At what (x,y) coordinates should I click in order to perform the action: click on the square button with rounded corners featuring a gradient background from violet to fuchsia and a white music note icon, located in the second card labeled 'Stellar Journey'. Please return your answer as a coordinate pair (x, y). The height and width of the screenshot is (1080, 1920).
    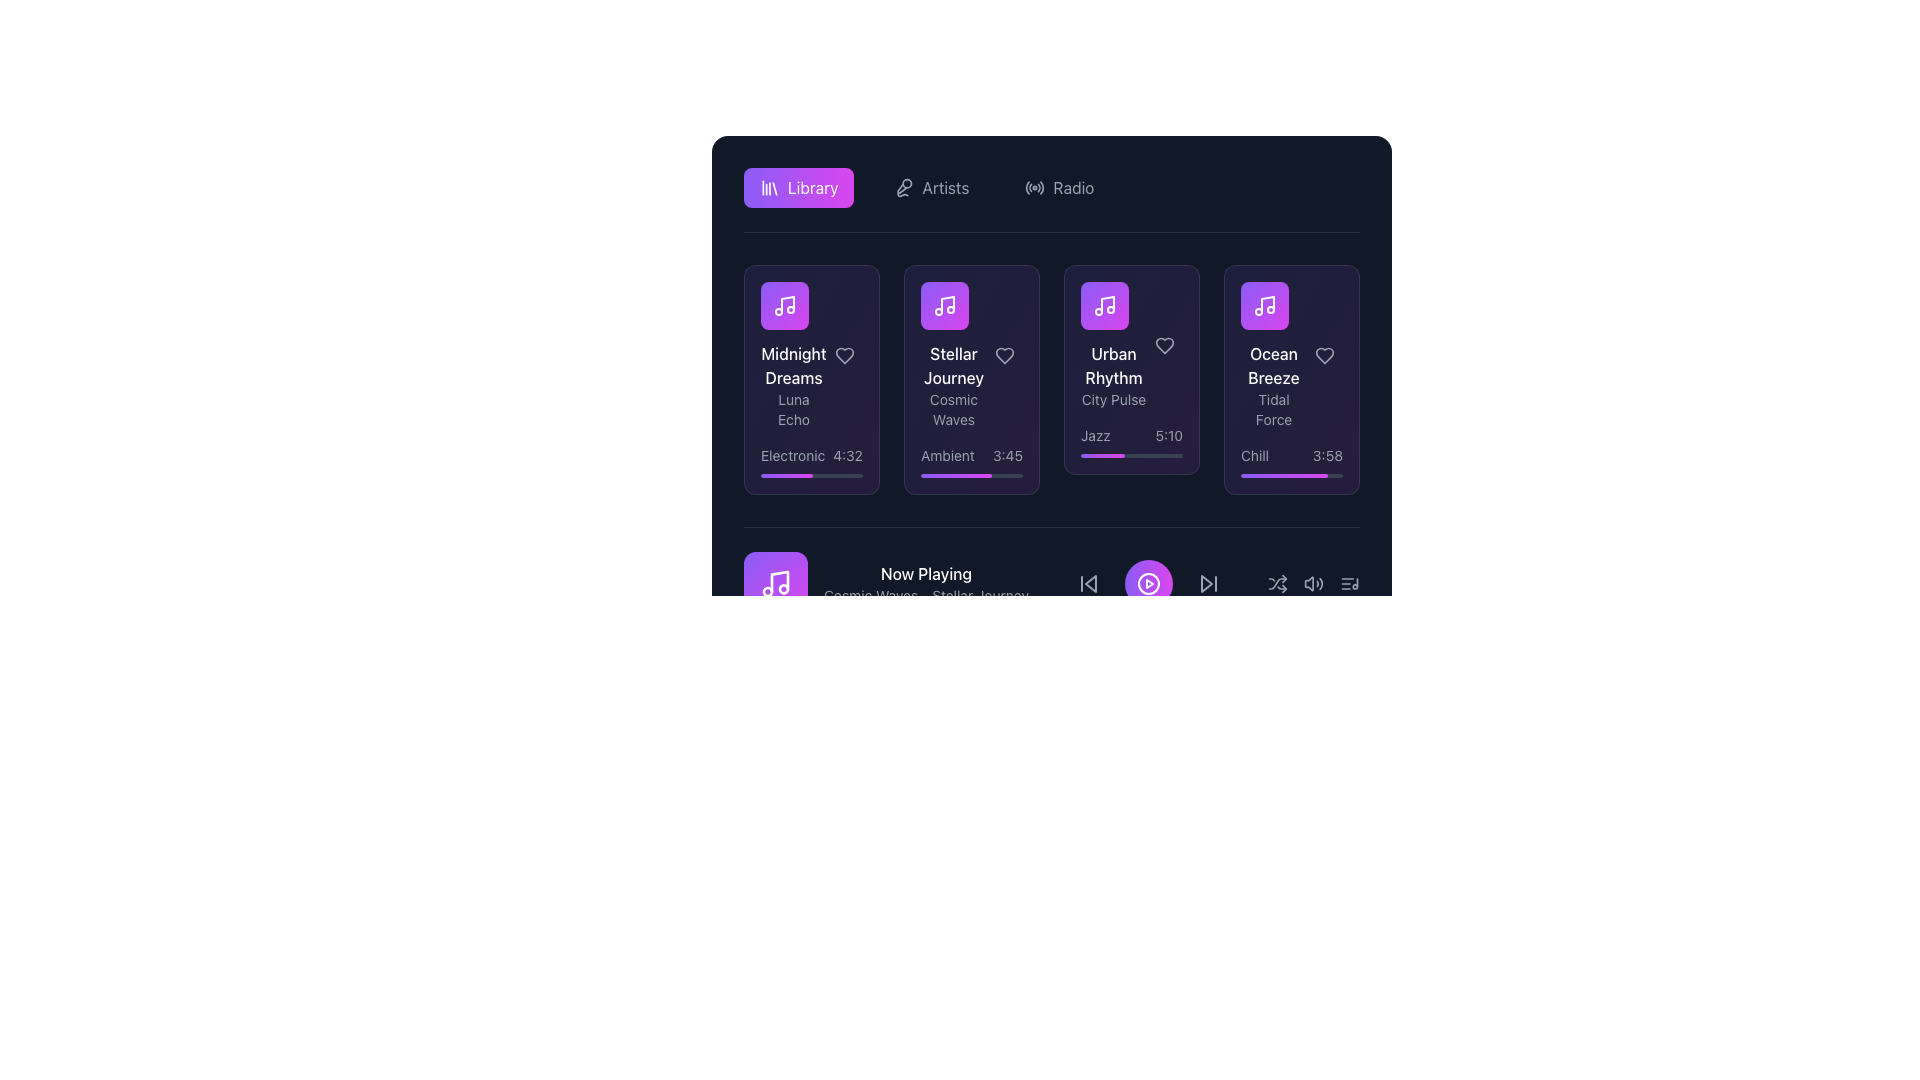
    Looking at the image, I should click on (944, 305).